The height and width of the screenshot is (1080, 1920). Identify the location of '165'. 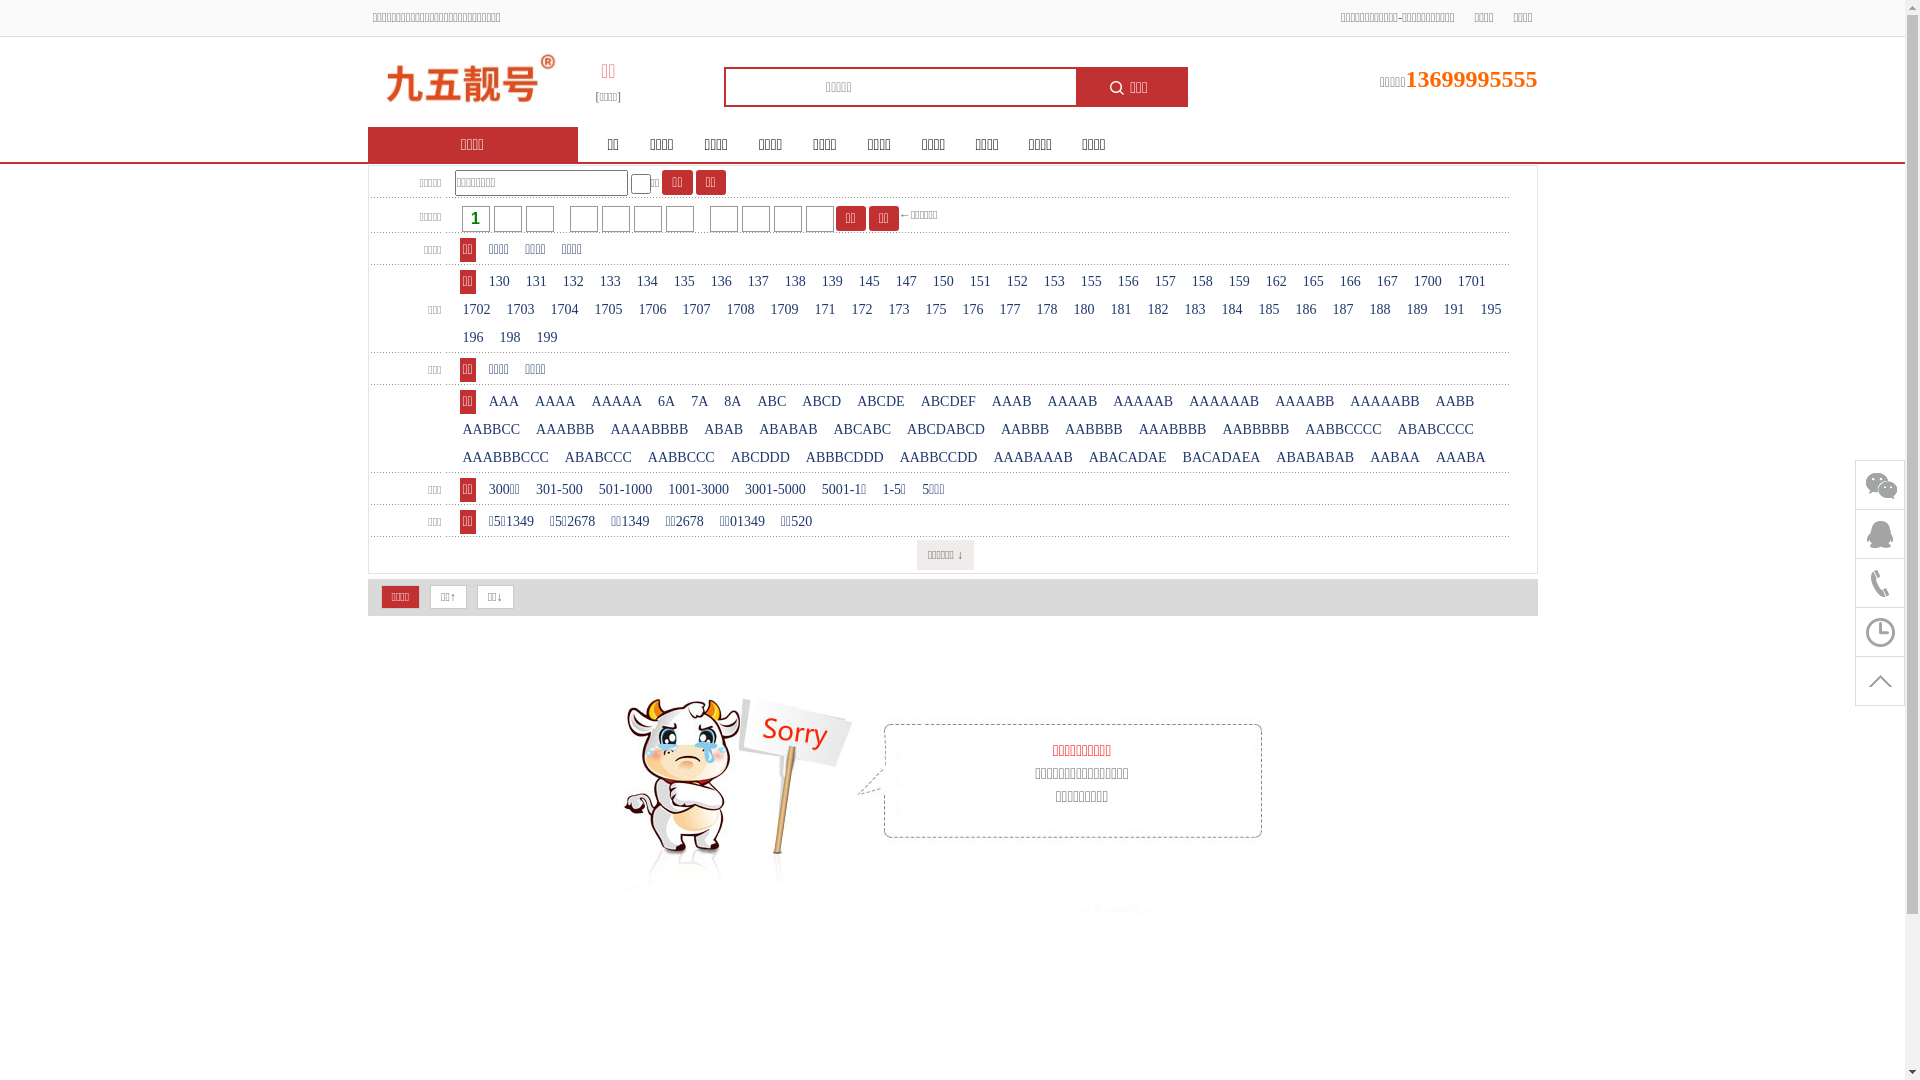
(1300, 281).